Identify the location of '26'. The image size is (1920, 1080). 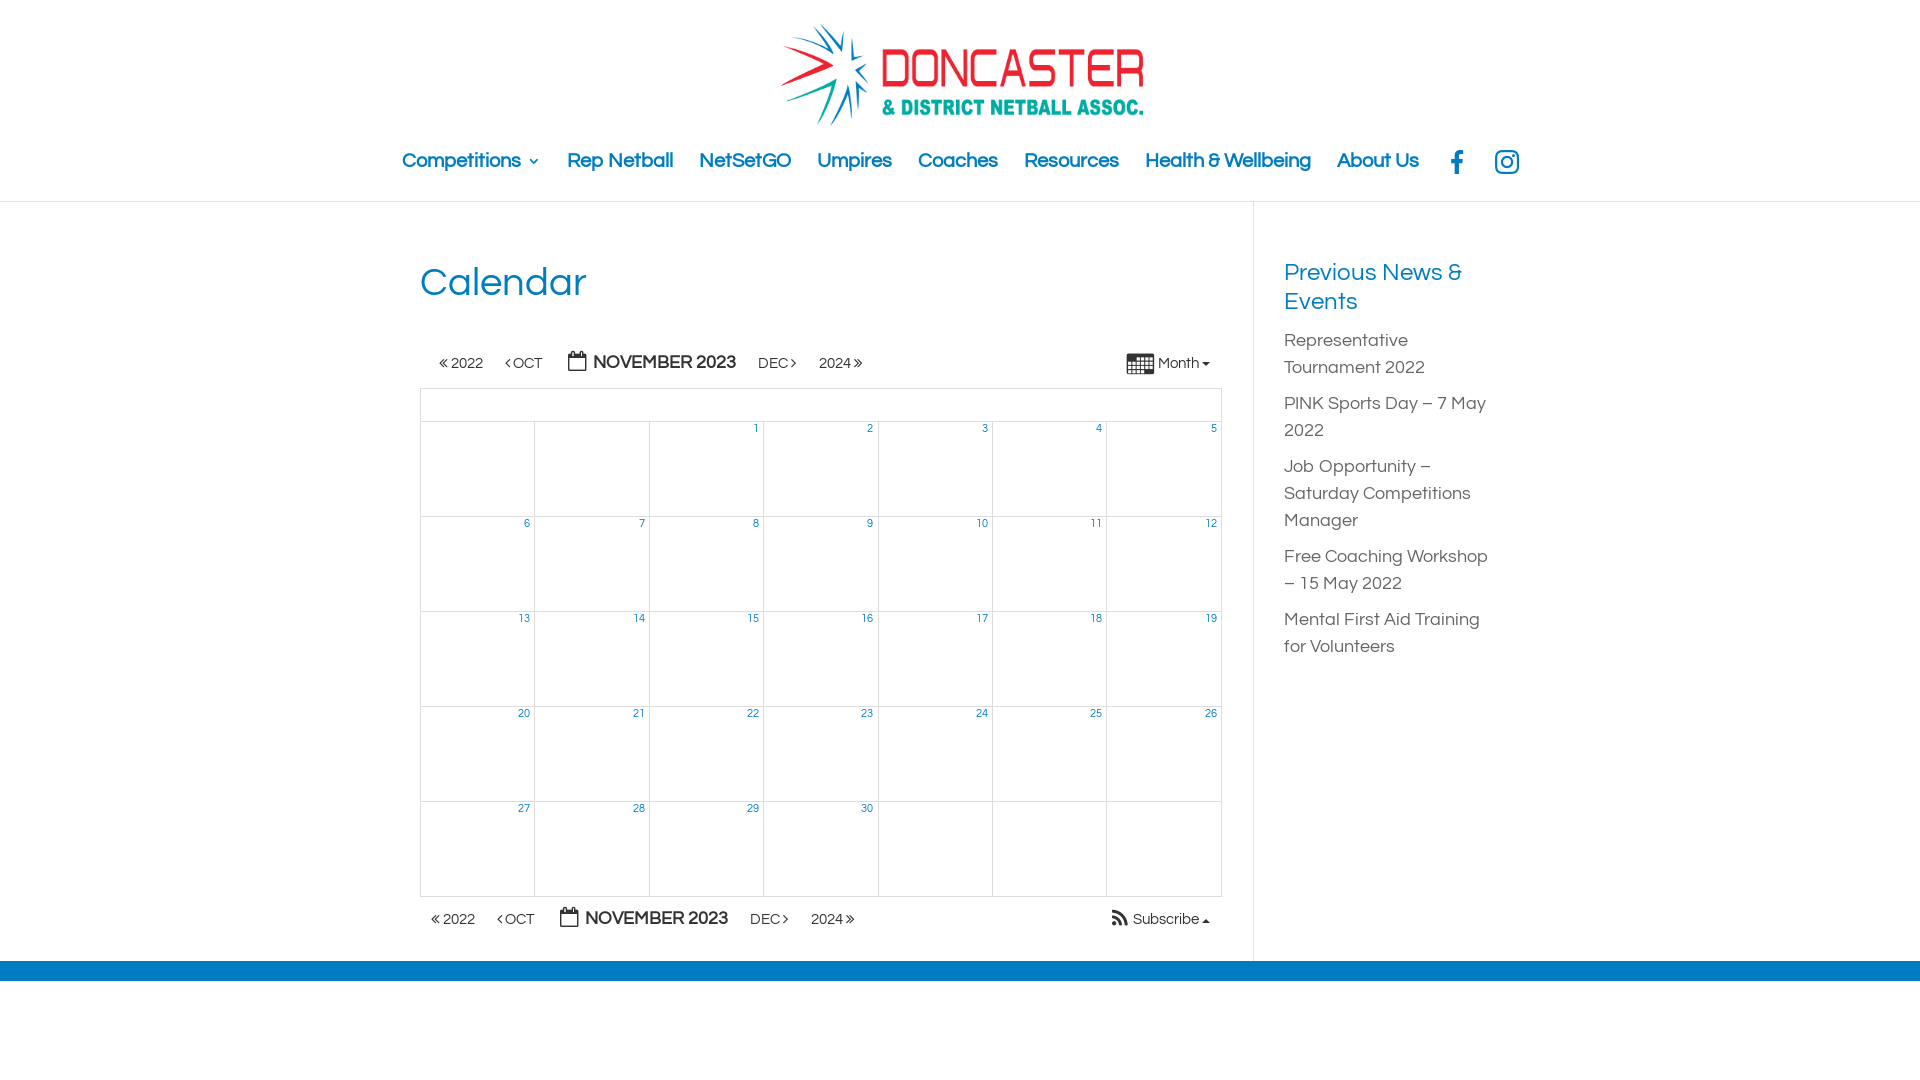
(1209, 712).